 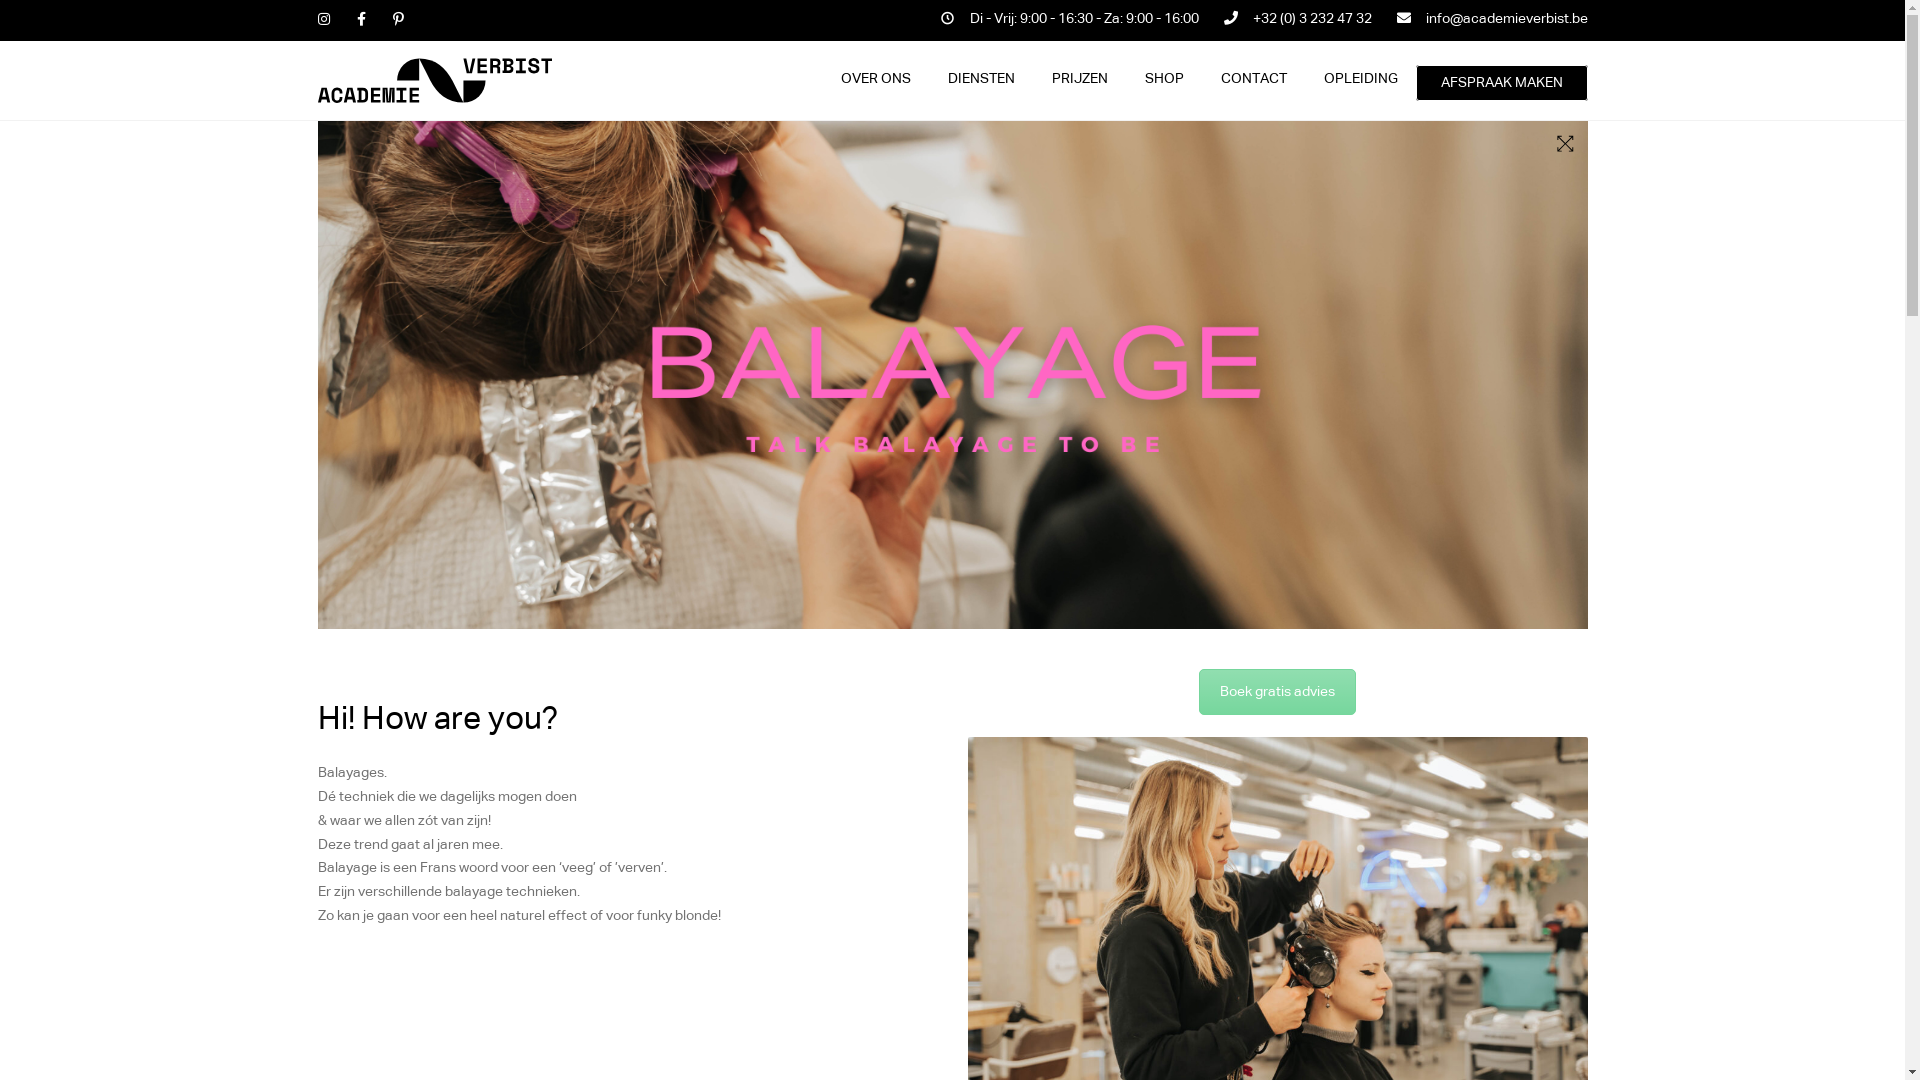 What do you see at coordinates (951, 929) in the screenshot?
I see `'Customer reviews powered by Trustpilot'` at bounding box center [951, 929].